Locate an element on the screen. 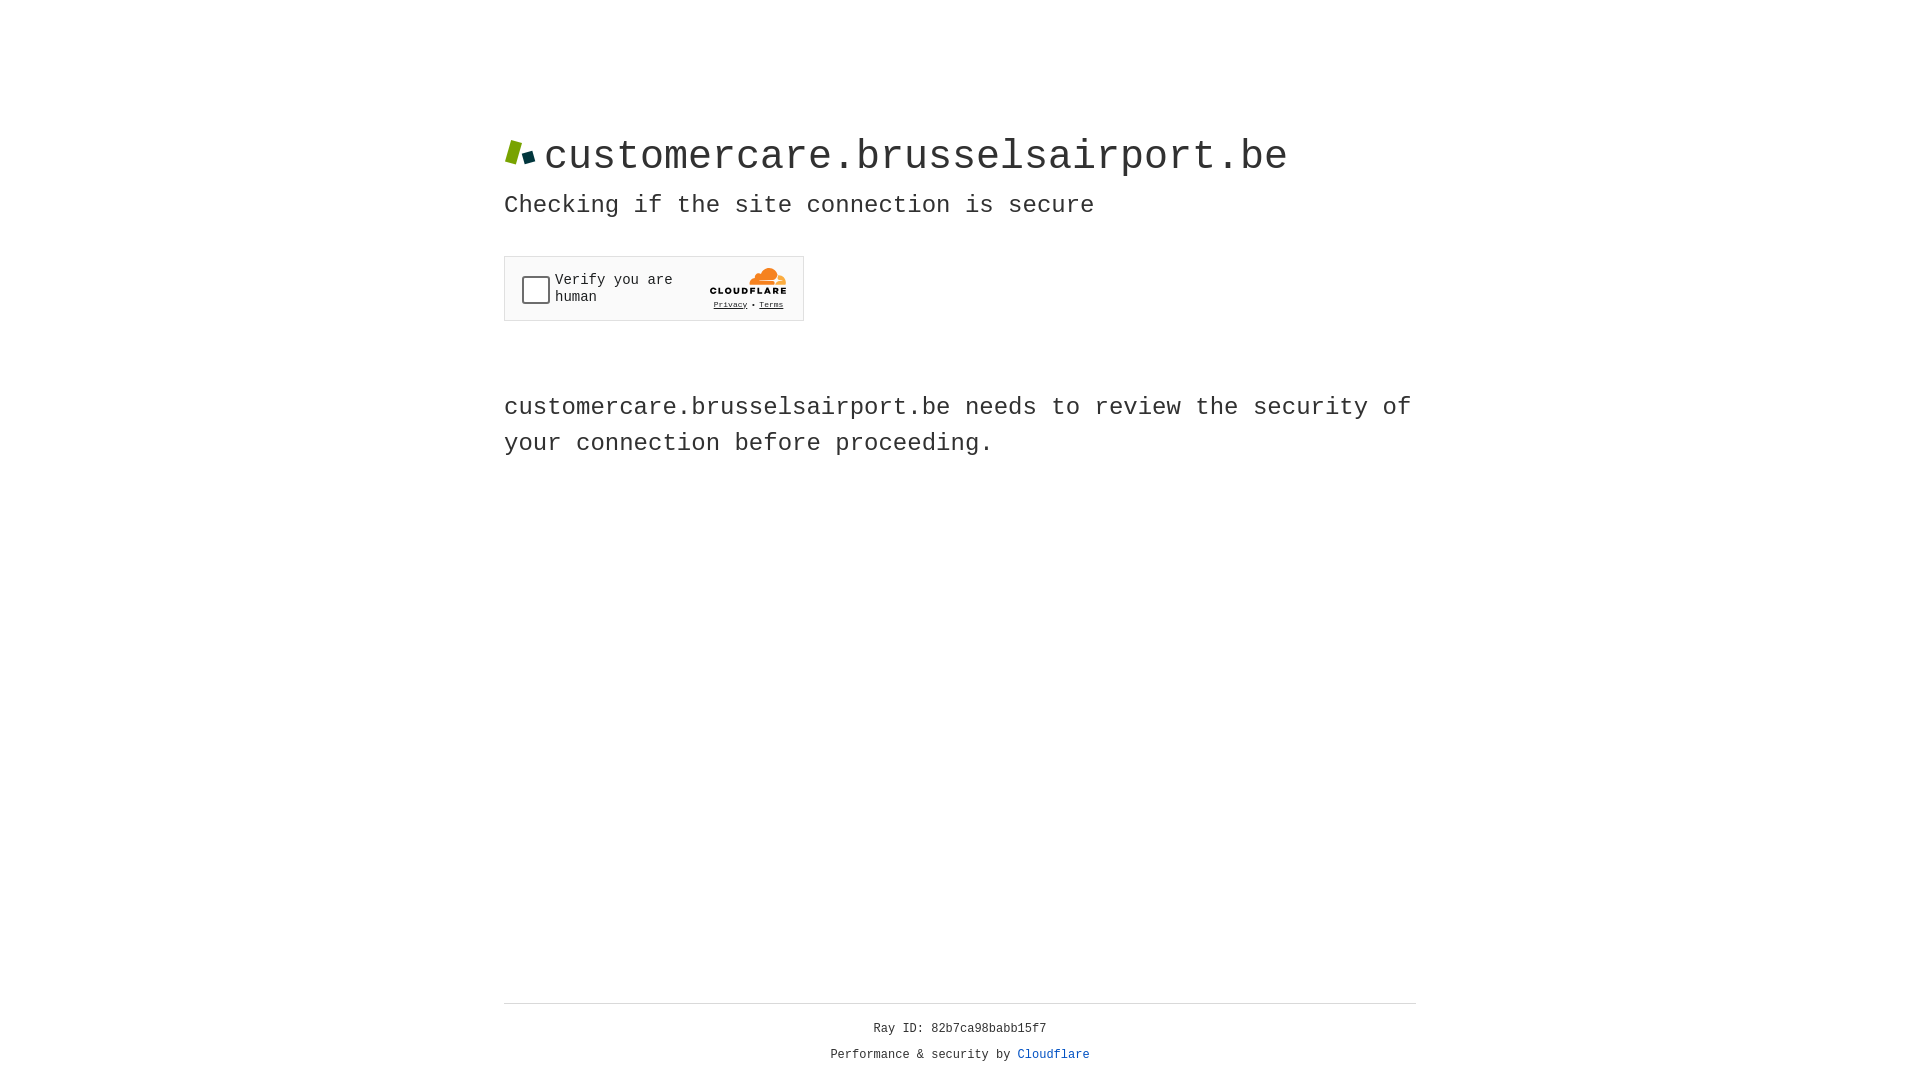 The image size is (1920, 1080). 'Cloudflare' is located at coordinates (1053, 1054).